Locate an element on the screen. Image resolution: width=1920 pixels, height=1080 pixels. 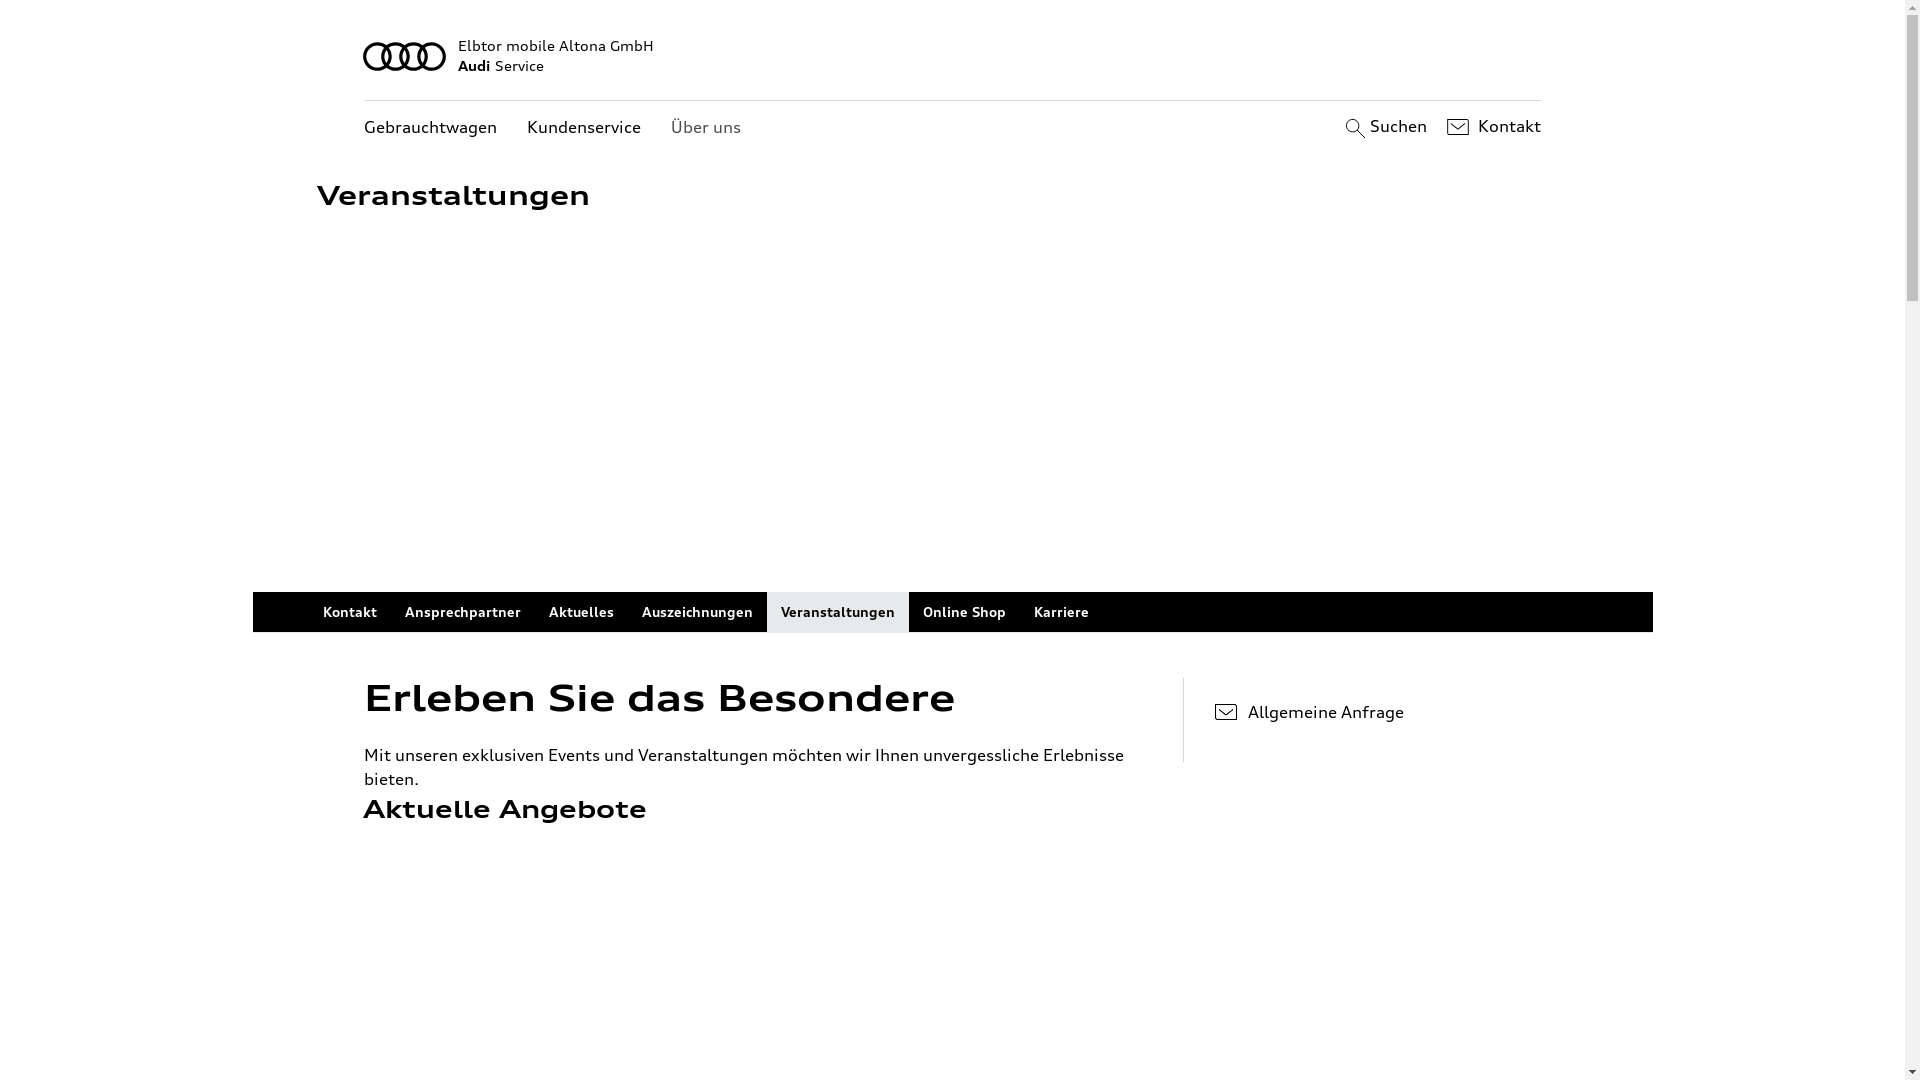
'Auszeichnungen' is located at coordinates (697, 611).